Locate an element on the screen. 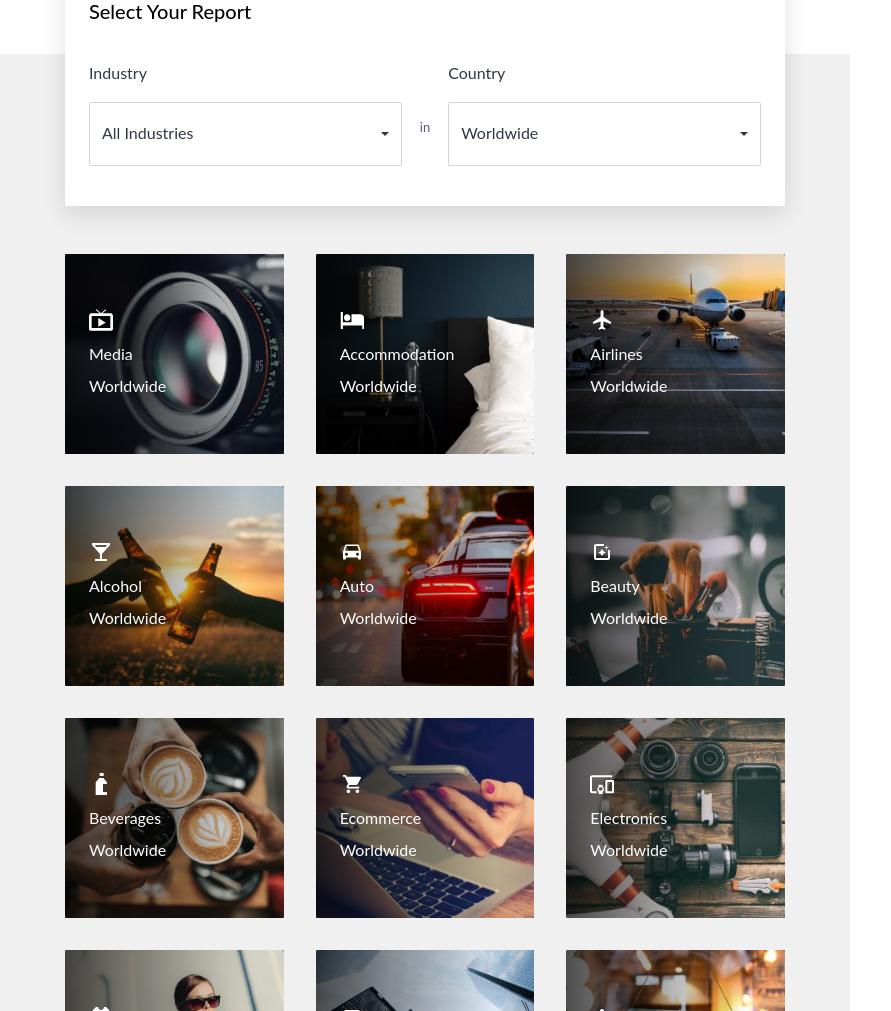 The height and width of the screenshot is (1011, 891). 'Airlines' is located at coordinates (616, 353).